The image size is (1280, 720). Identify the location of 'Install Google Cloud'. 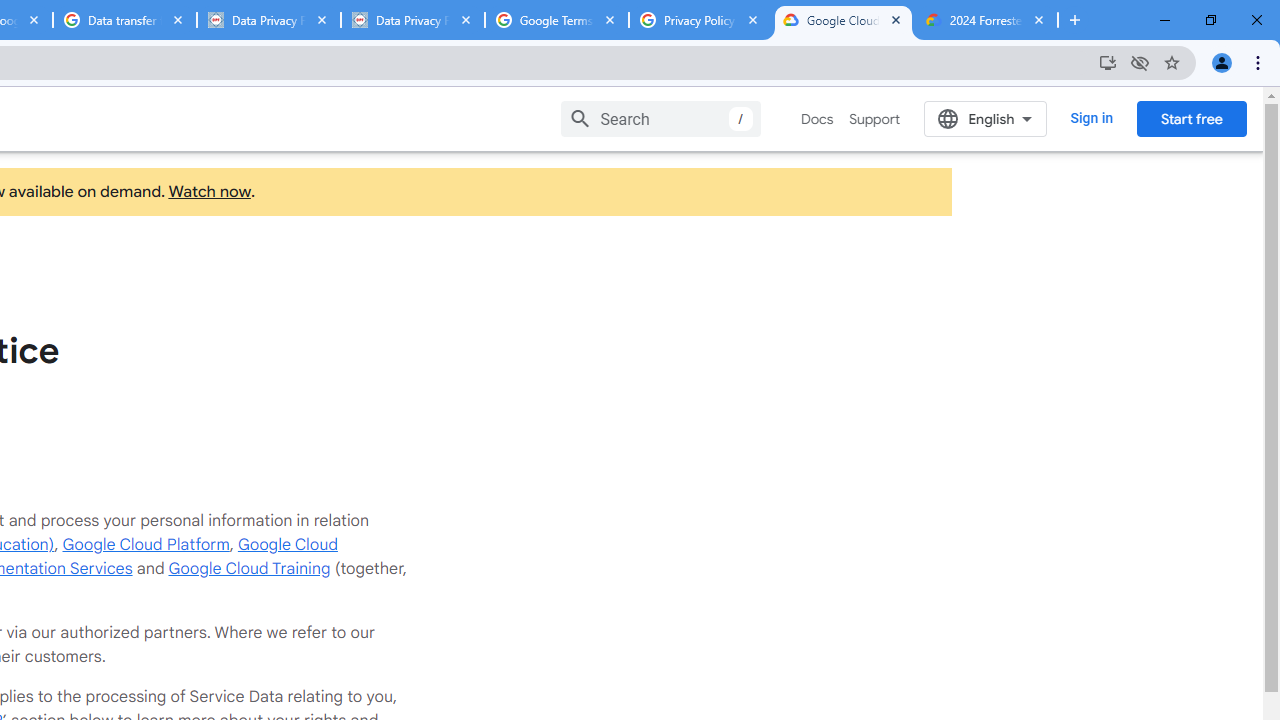
(1106, 61).